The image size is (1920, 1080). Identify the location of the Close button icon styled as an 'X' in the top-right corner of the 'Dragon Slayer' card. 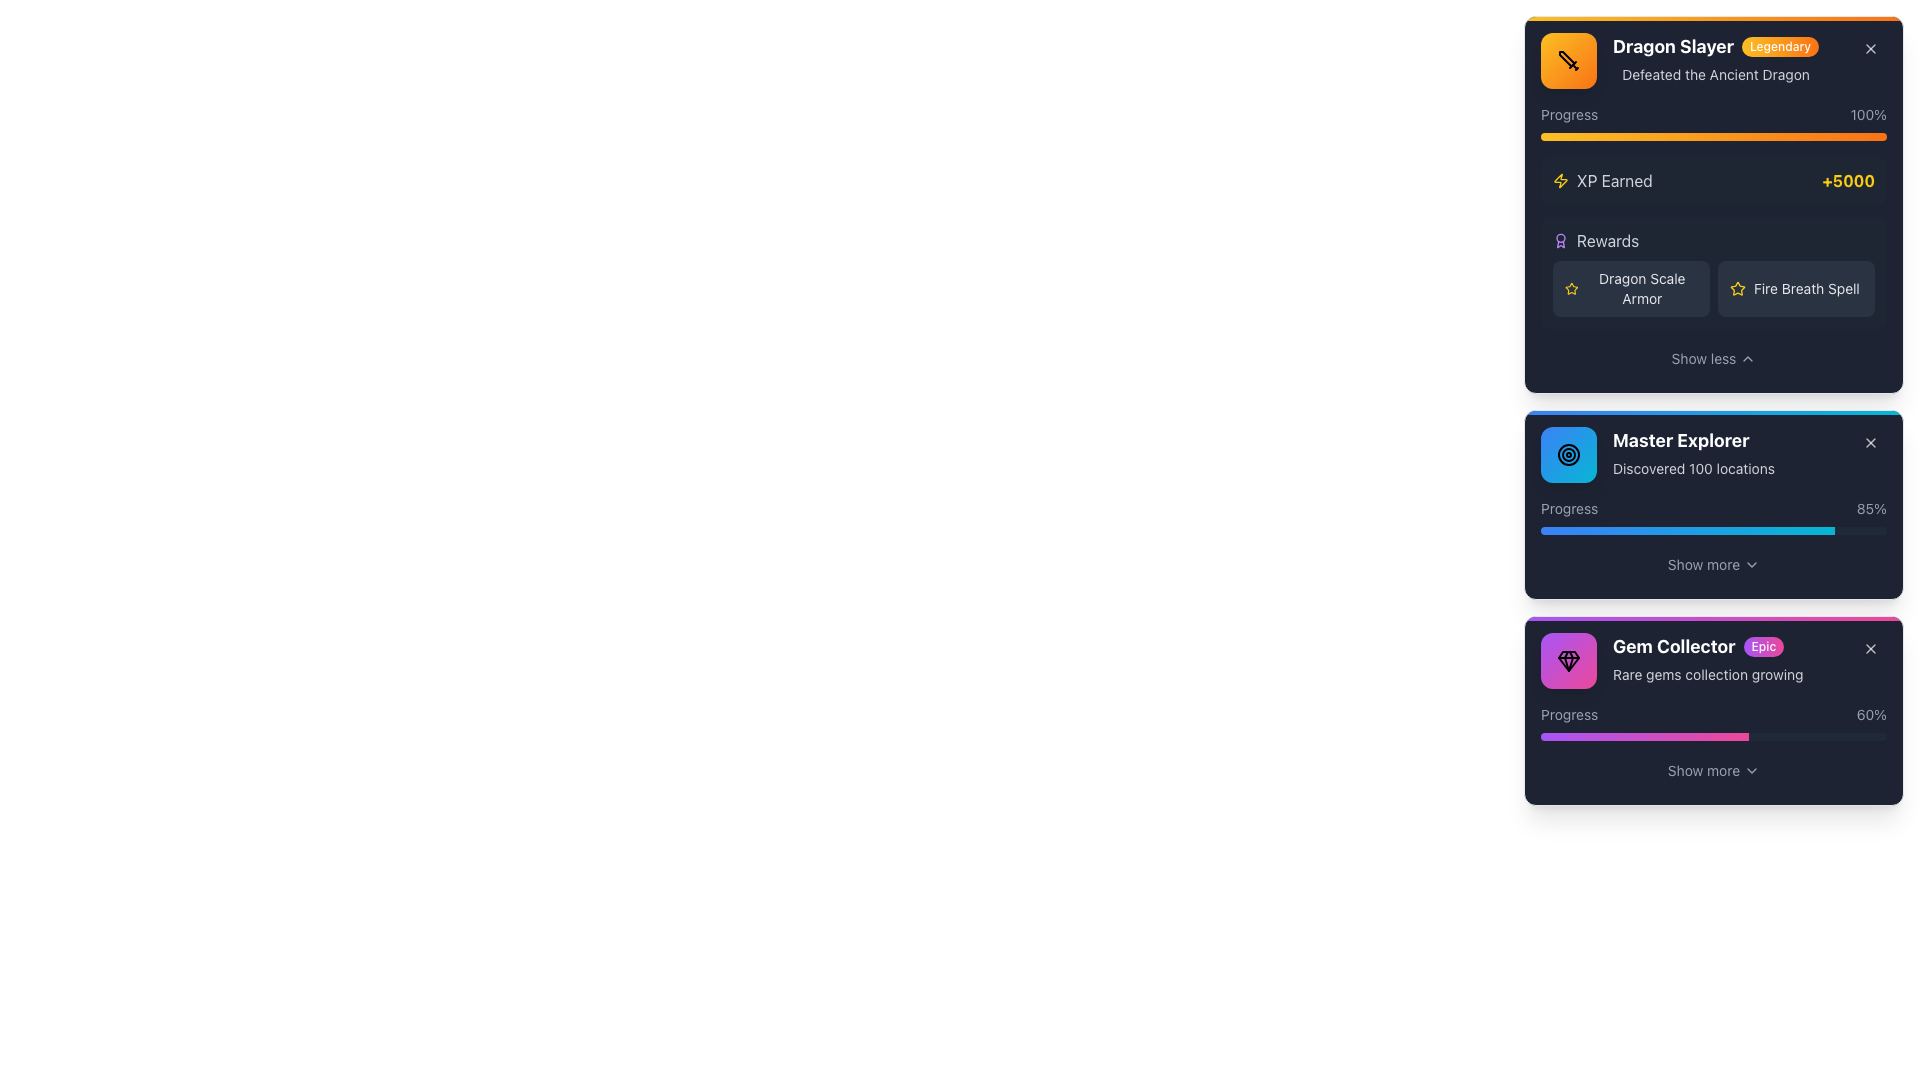
(1870, 48).